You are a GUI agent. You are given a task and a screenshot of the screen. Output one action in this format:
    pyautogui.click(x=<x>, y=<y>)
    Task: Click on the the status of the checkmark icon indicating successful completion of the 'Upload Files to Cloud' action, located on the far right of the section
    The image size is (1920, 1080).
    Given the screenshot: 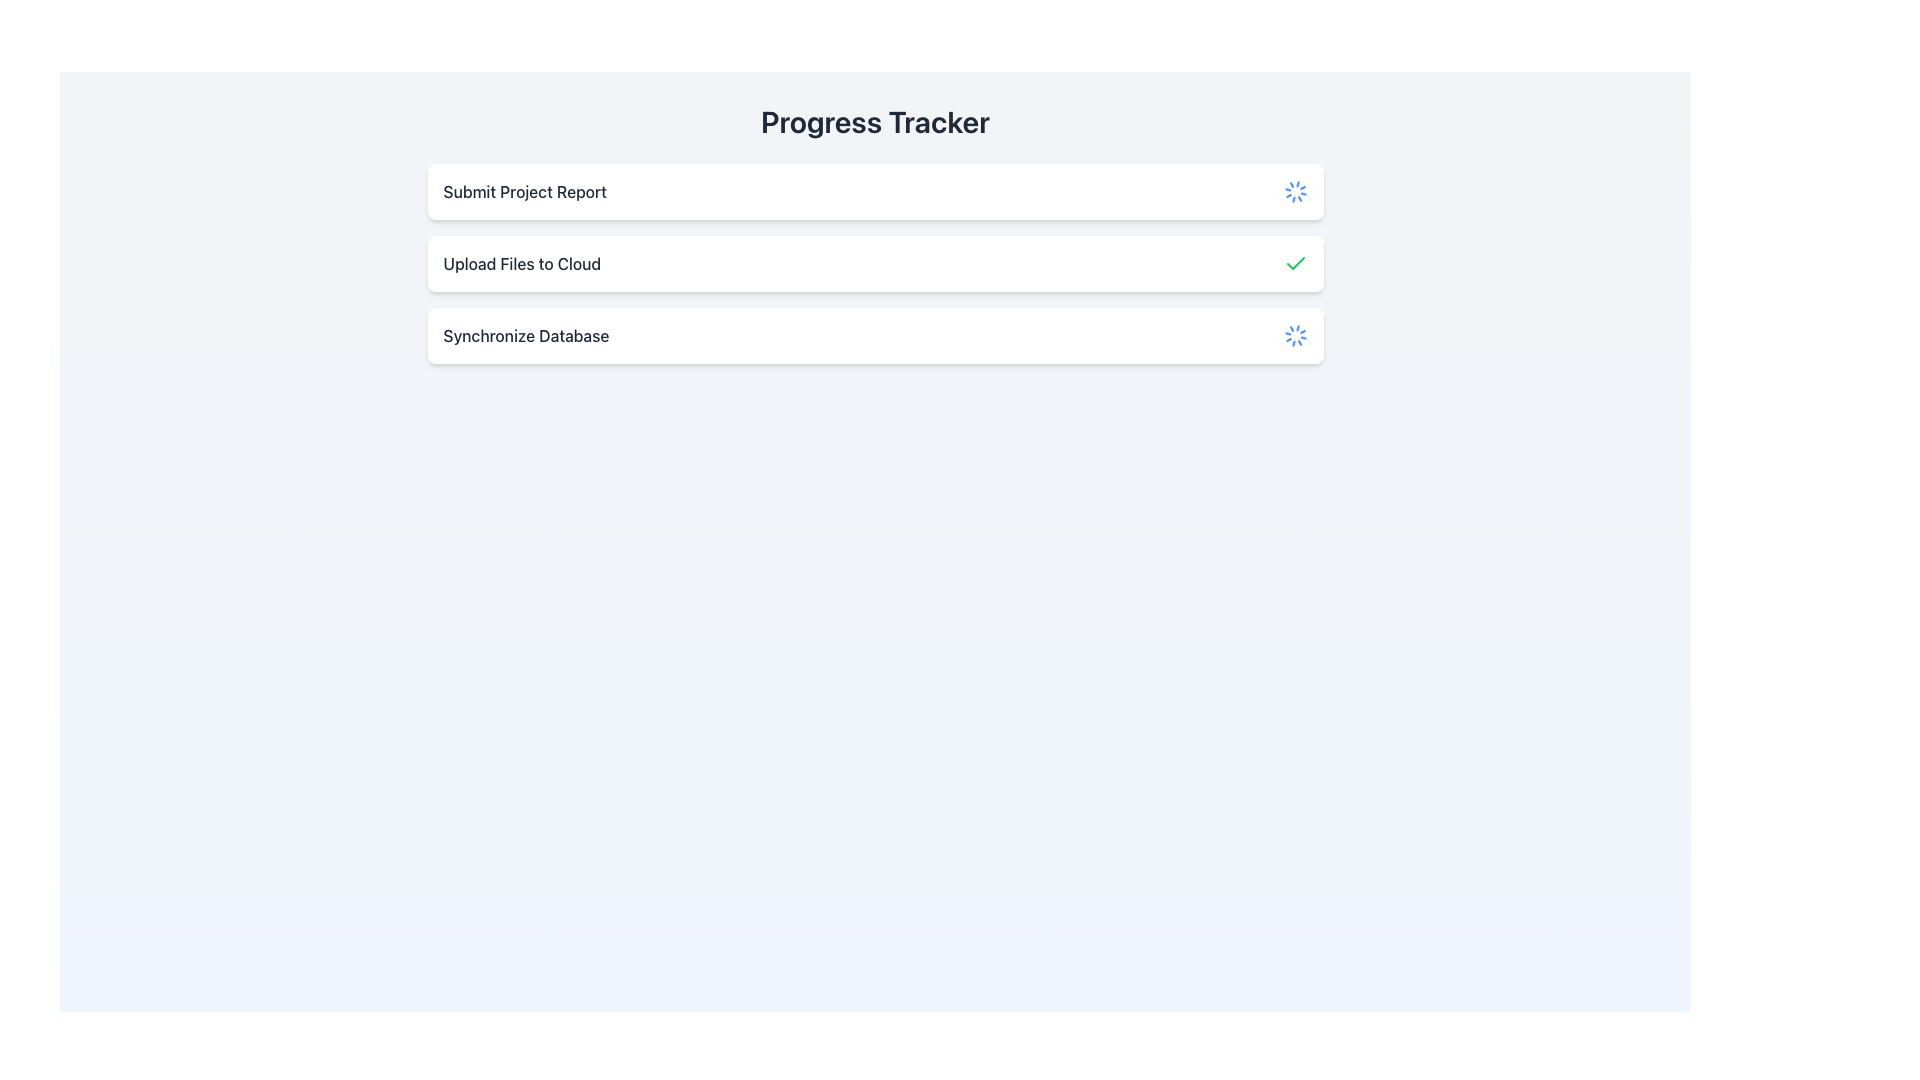 What is the action you would take?
    pyautogui.click(x=1295, y=262)
    